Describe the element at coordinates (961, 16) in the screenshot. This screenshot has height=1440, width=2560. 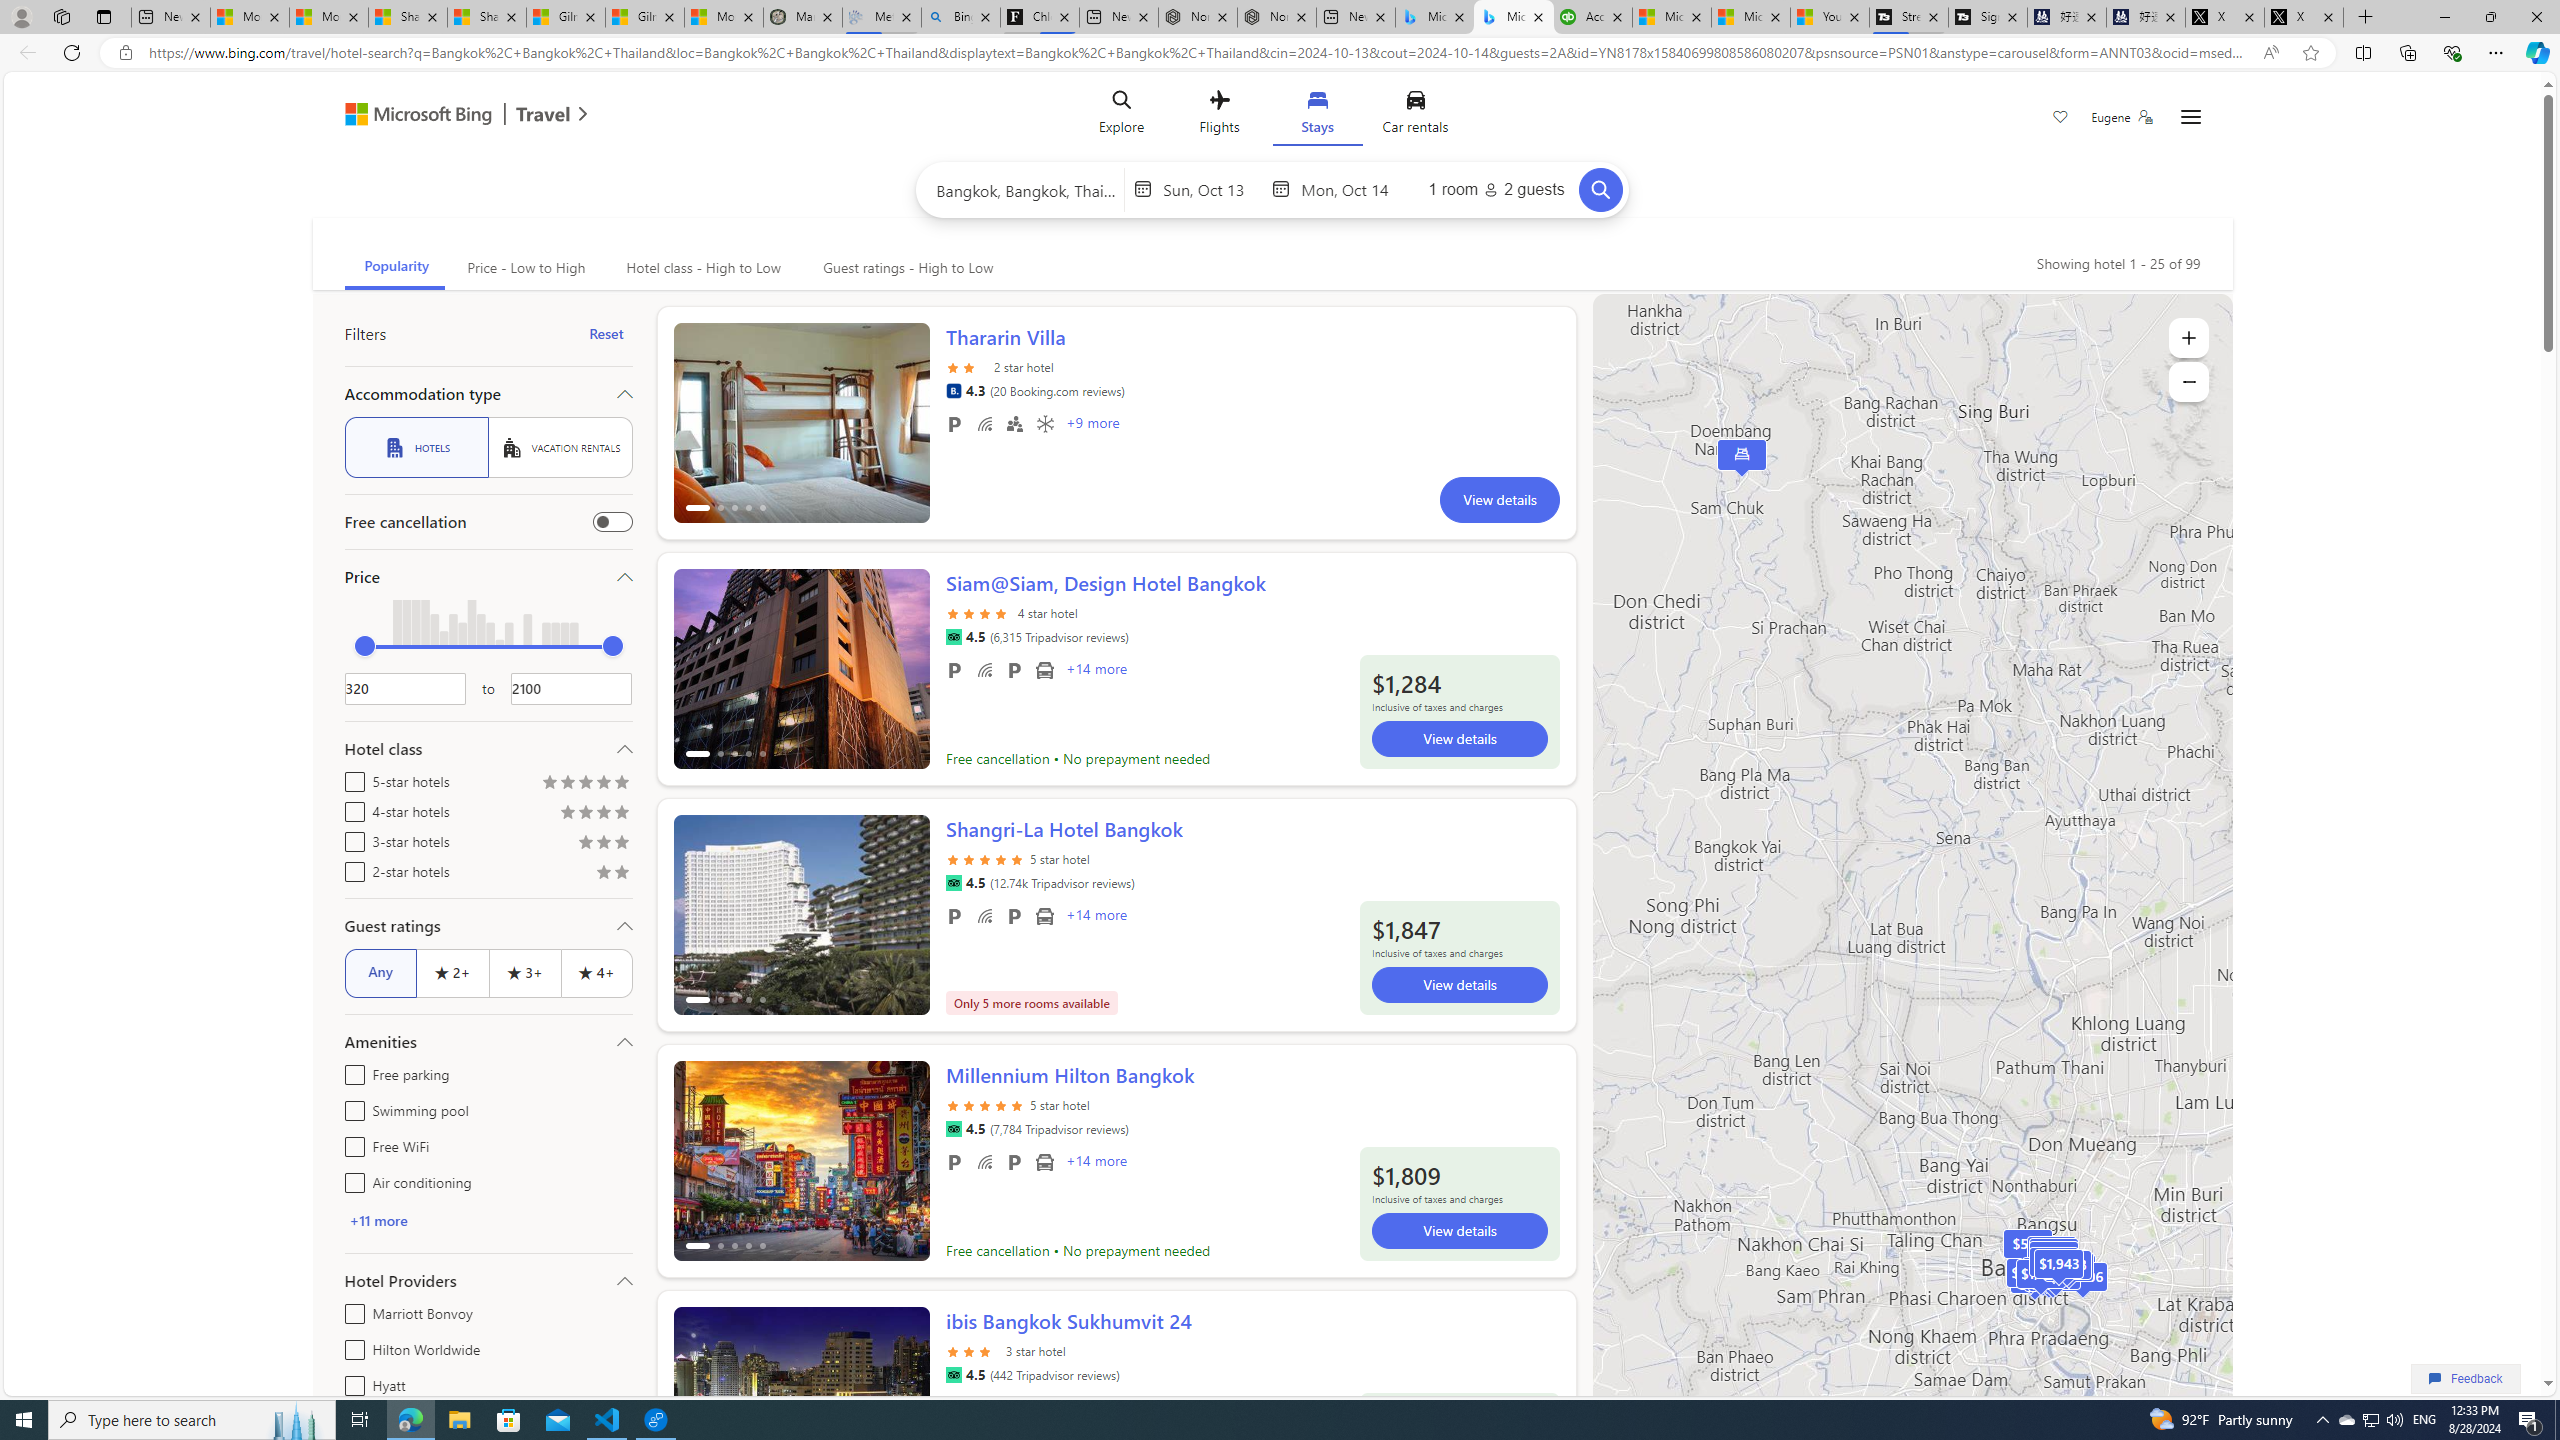
I see `'Bing Real Estate - Home sales and rental listings'` at that location.